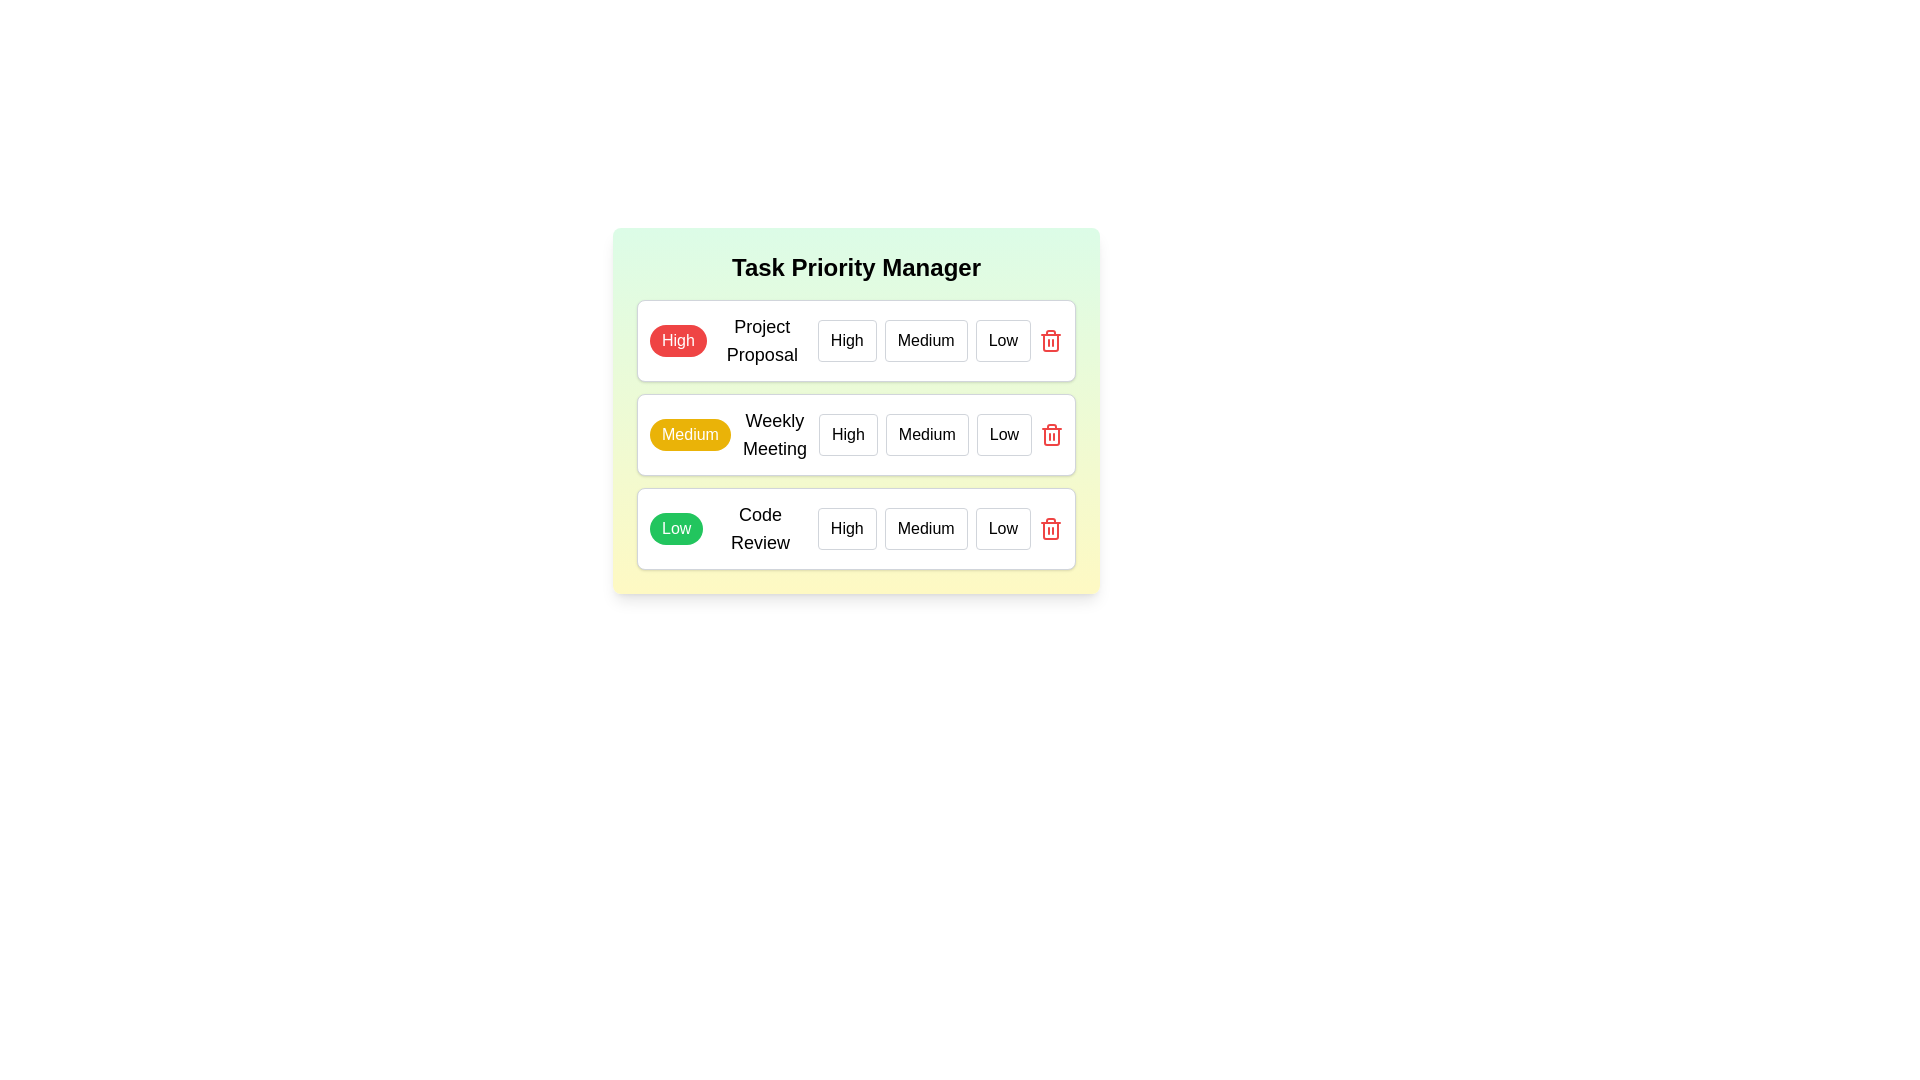  What do you see at coordinates (1050, 527) in the screenshot?
I see `the delete button for the task titled 'Code Review'` at bounding box center [1050, 527].